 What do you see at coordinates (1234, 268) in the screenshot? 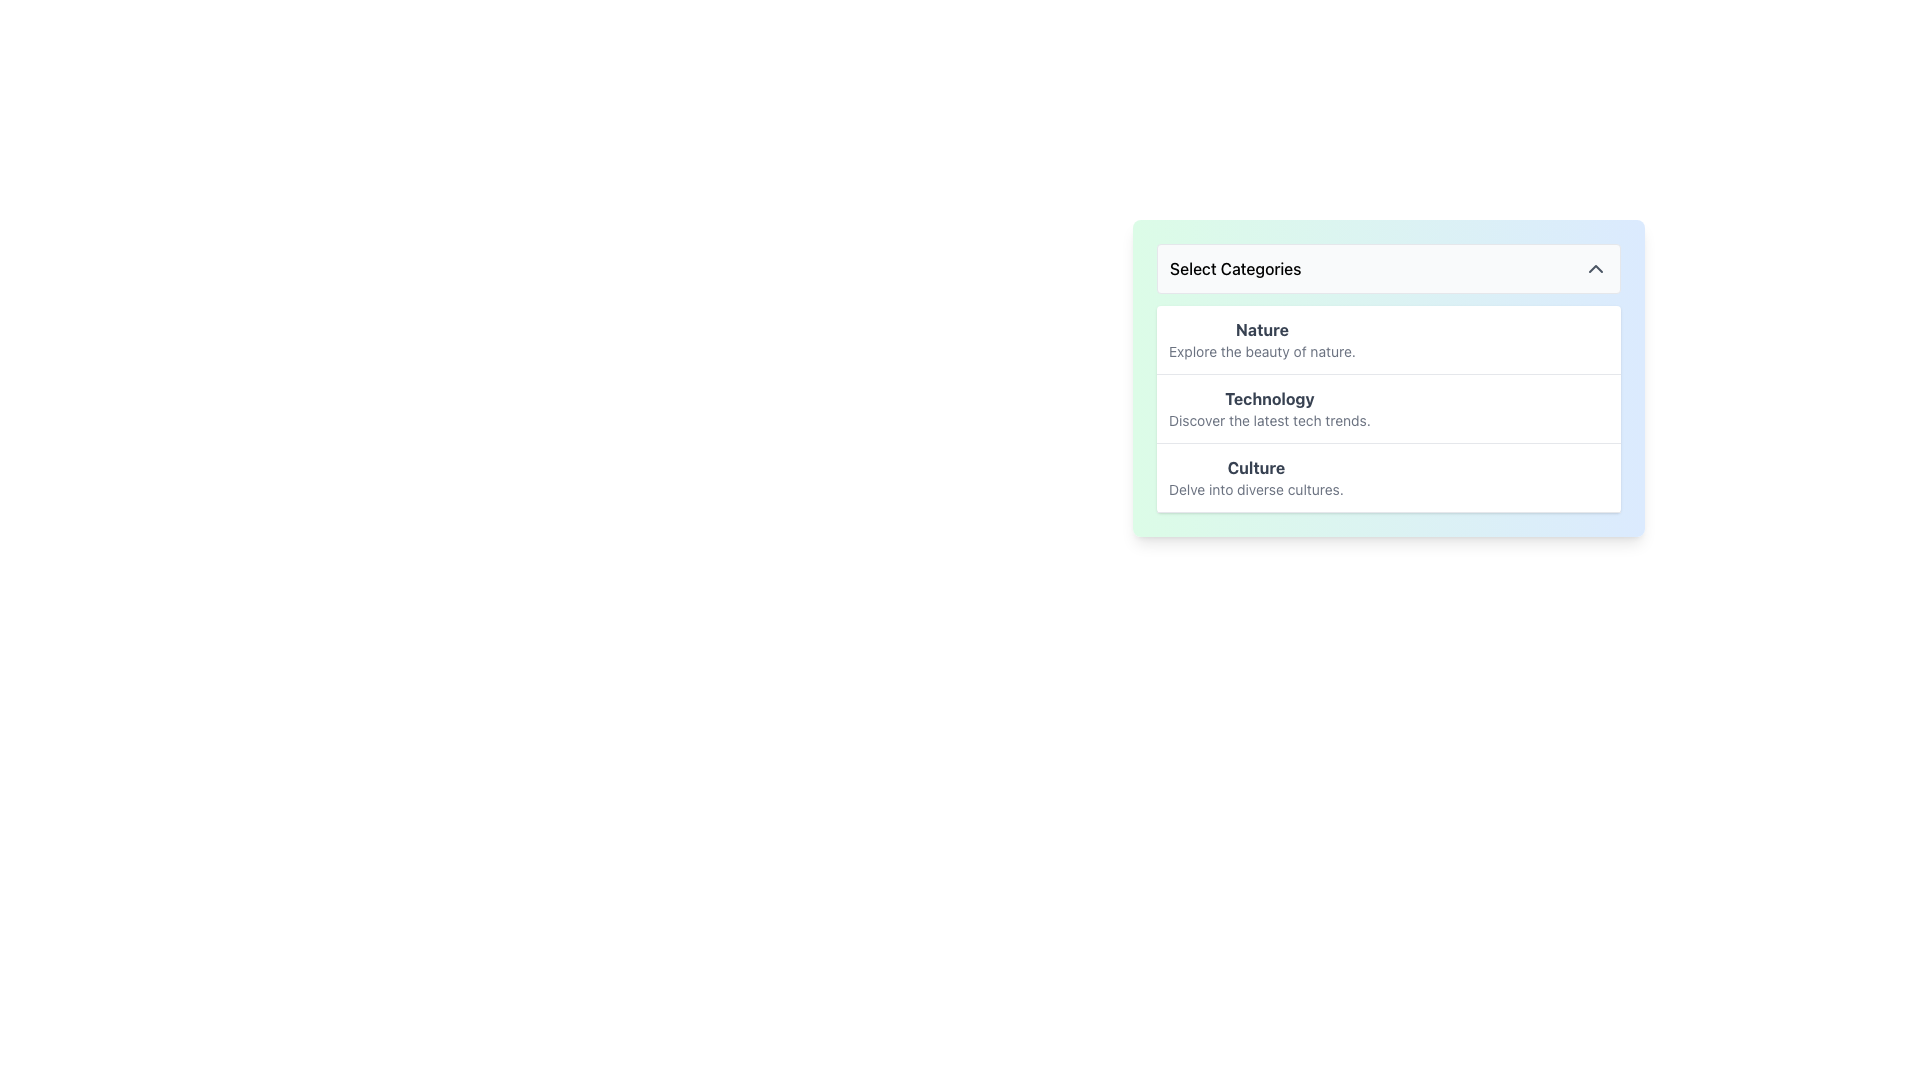
I see `text content of the title or heading element located in the top-left corner of the dropdown menu interface, which is above the list of categories` at bounding box center [1234, 268].